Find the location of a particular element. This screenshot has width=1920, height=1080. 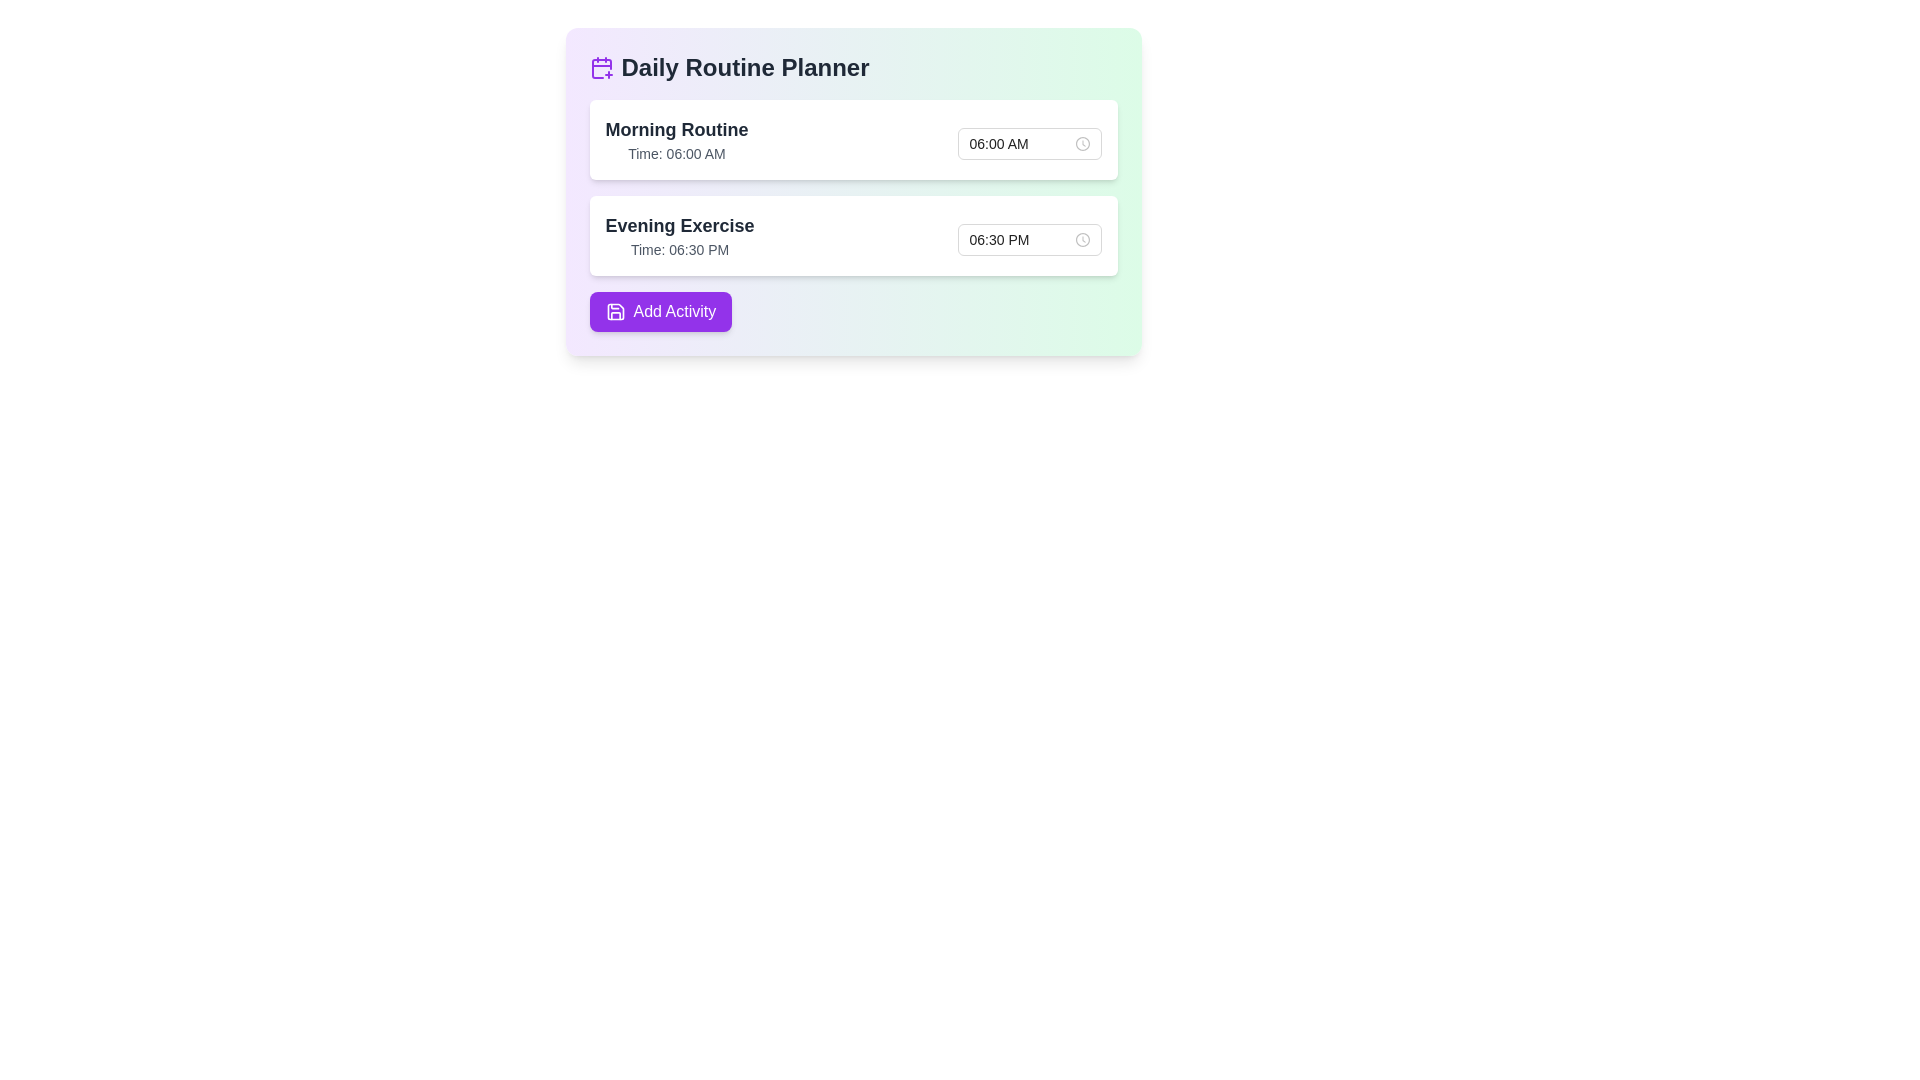

scheduled time text displayed below the 'Morning Routine' header in the upper-left card layout is located at coordinates (676, 153).